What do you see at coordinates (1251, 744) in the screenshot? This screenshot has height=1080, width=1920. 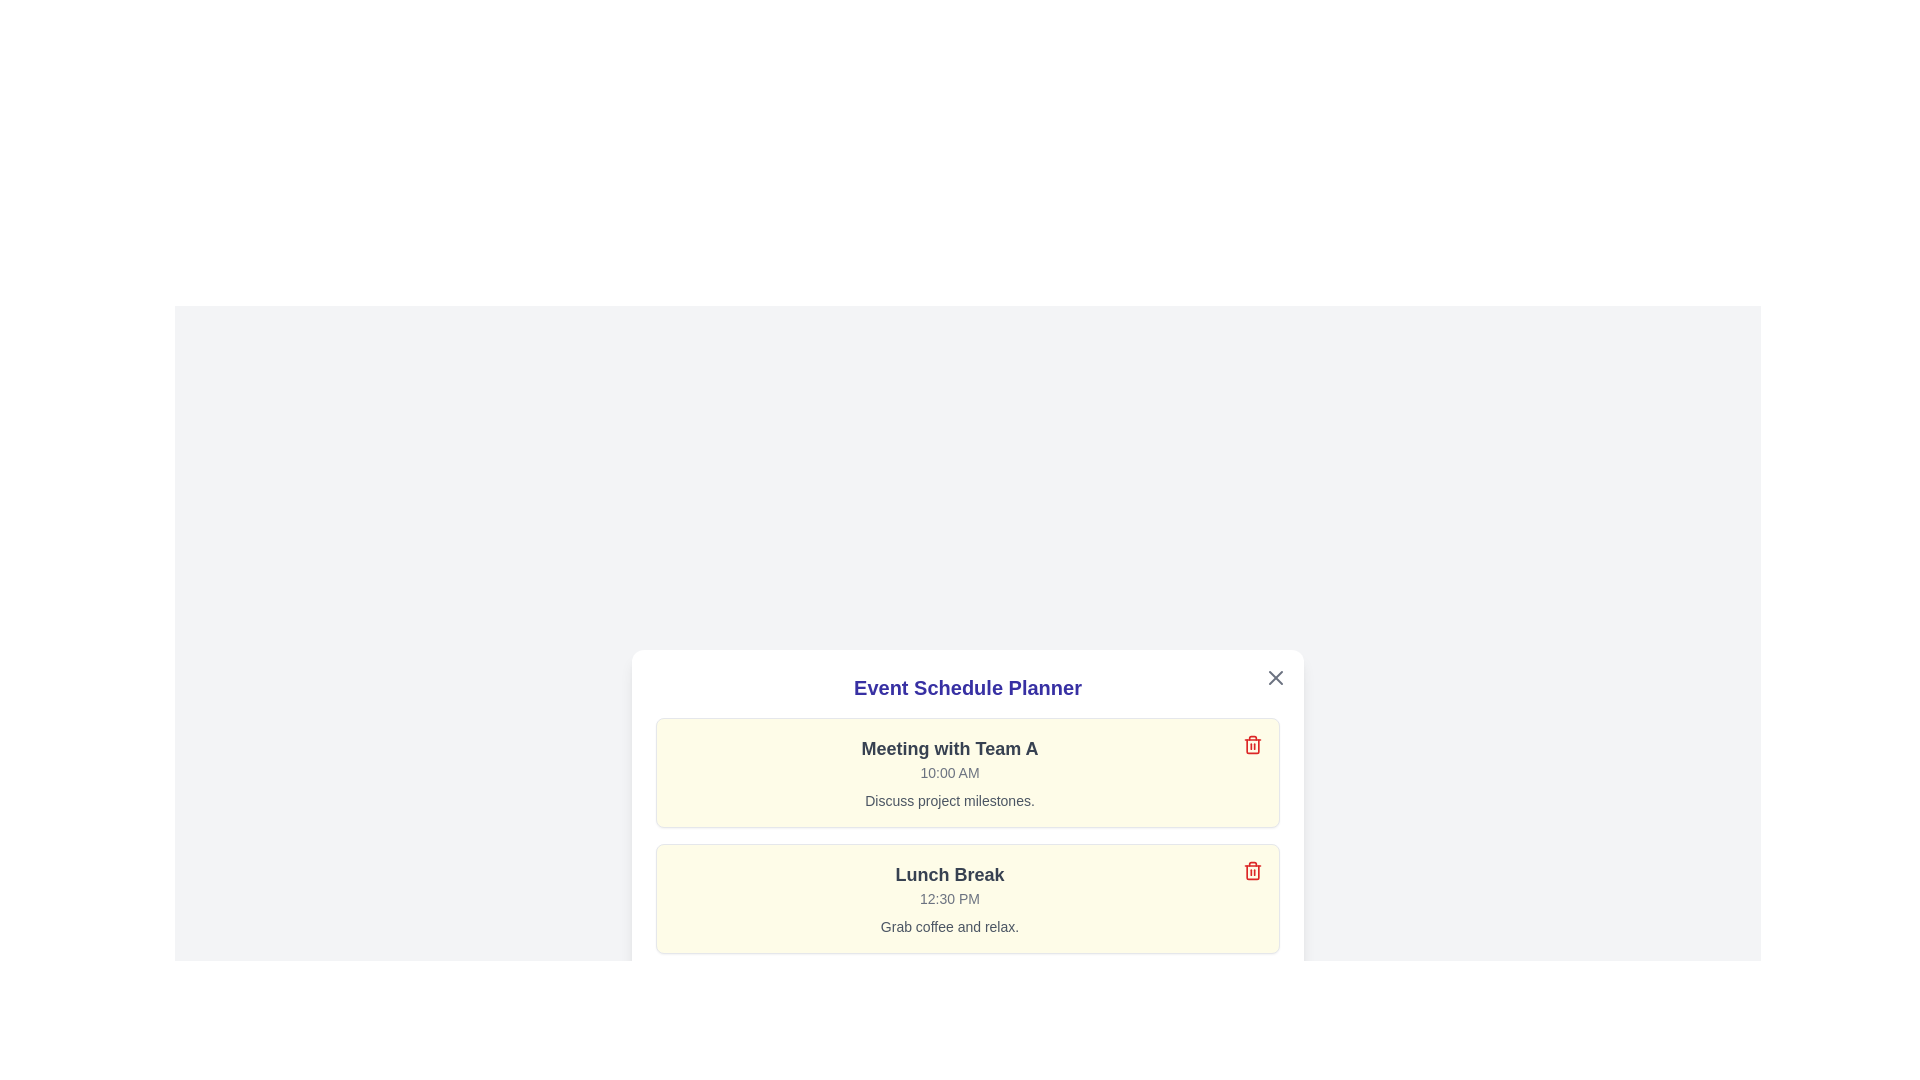 I see `the red trash icon button` at bounding box center [1251, 744].